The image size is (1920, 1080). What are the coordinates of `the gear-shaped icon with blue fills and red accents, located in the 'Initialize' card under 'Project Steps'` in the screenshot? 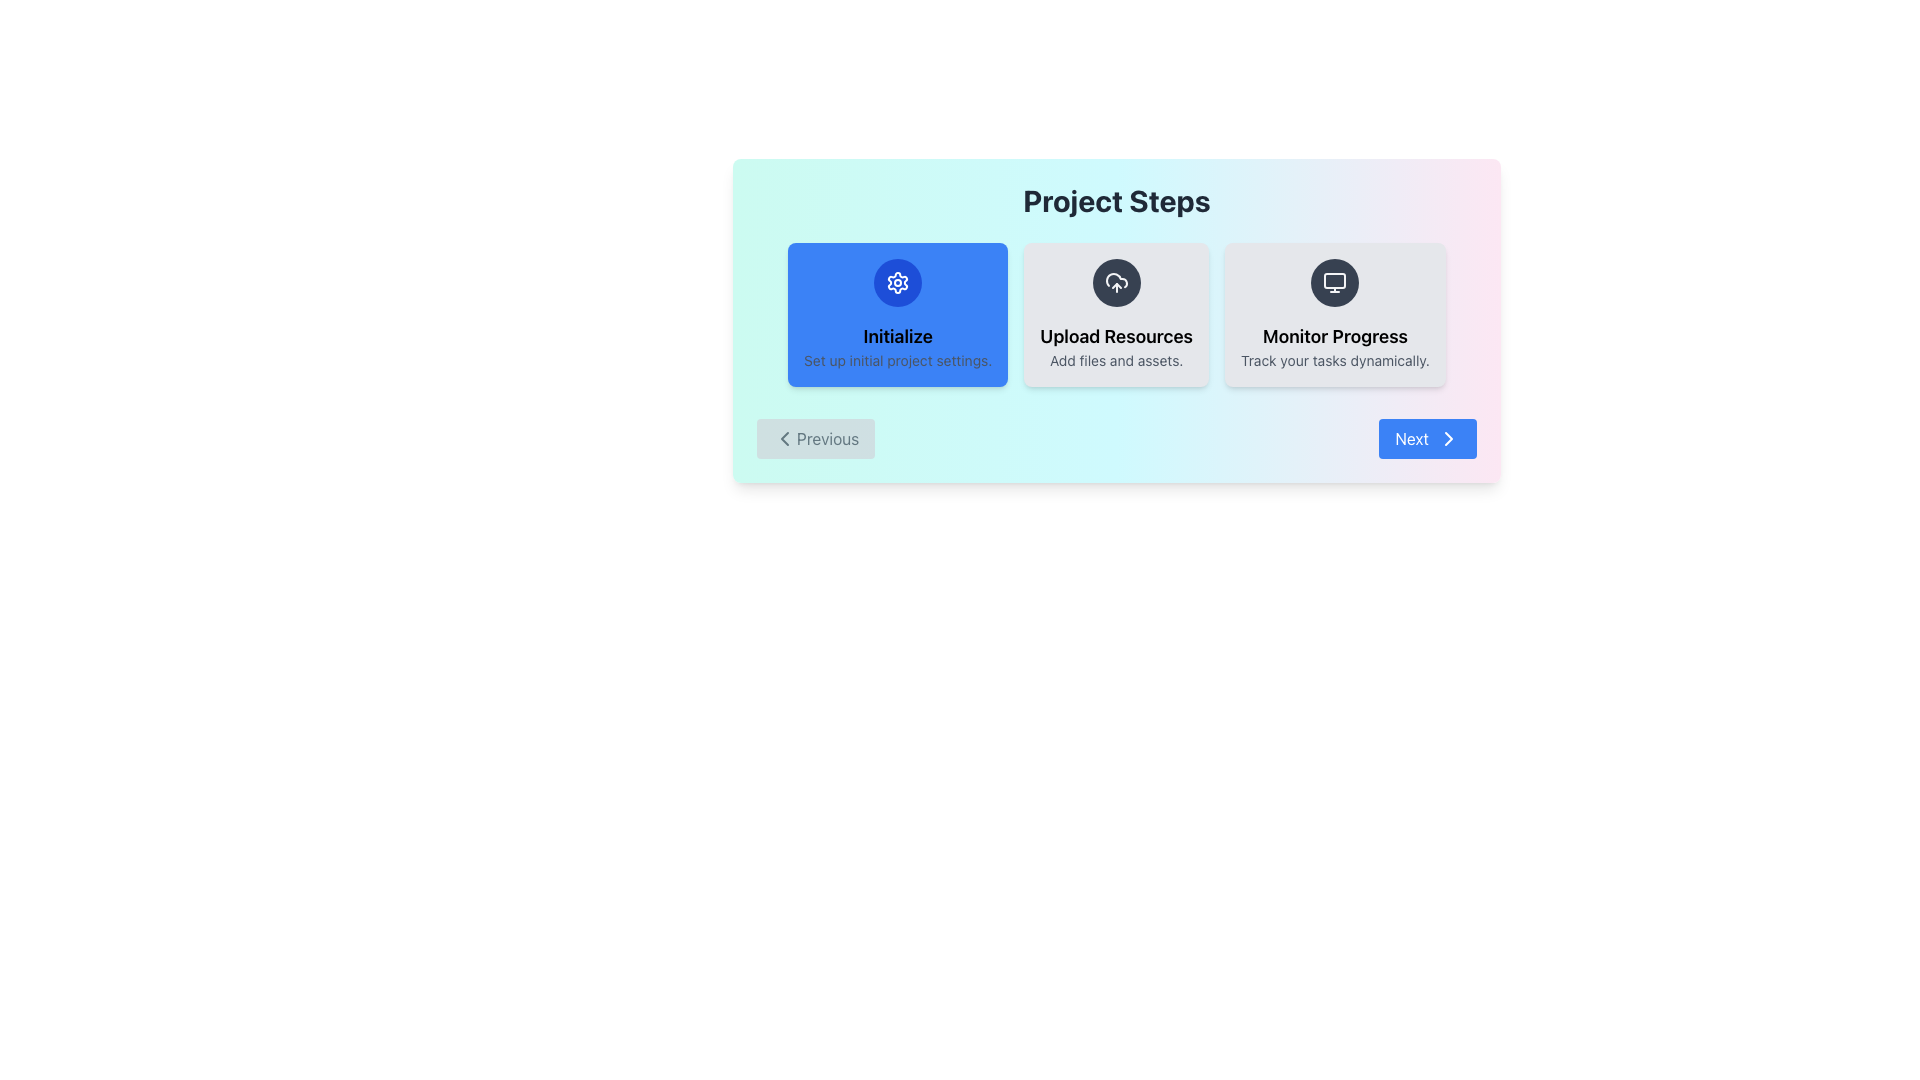 It's located at (896, 282).